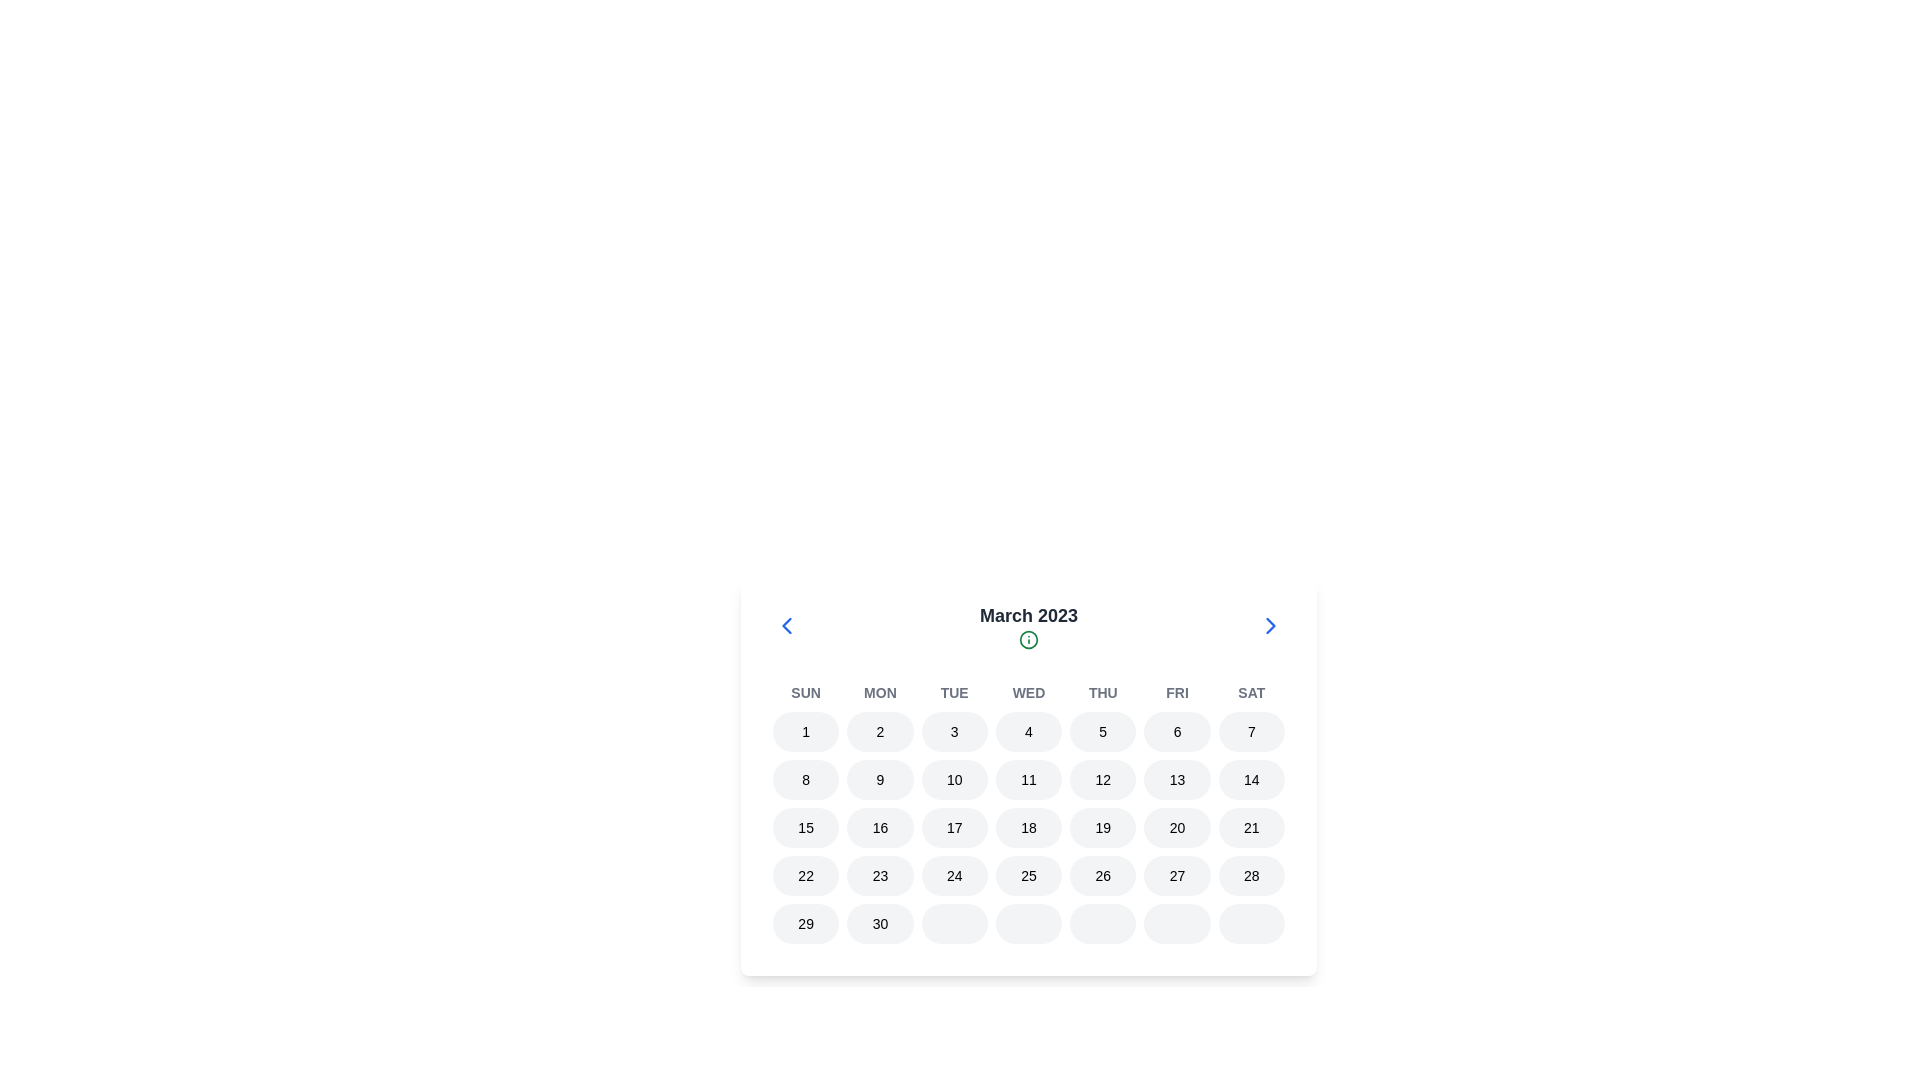 This screenshot has height=1080, width=1920. What do you see at coordinates (1177, 874) in the screenshot?
I see `the circular button labeled '27' which has a light gray background and is part of a horizontal sequence of date buttons in a calendar view` at bounding box center [1177, 874].